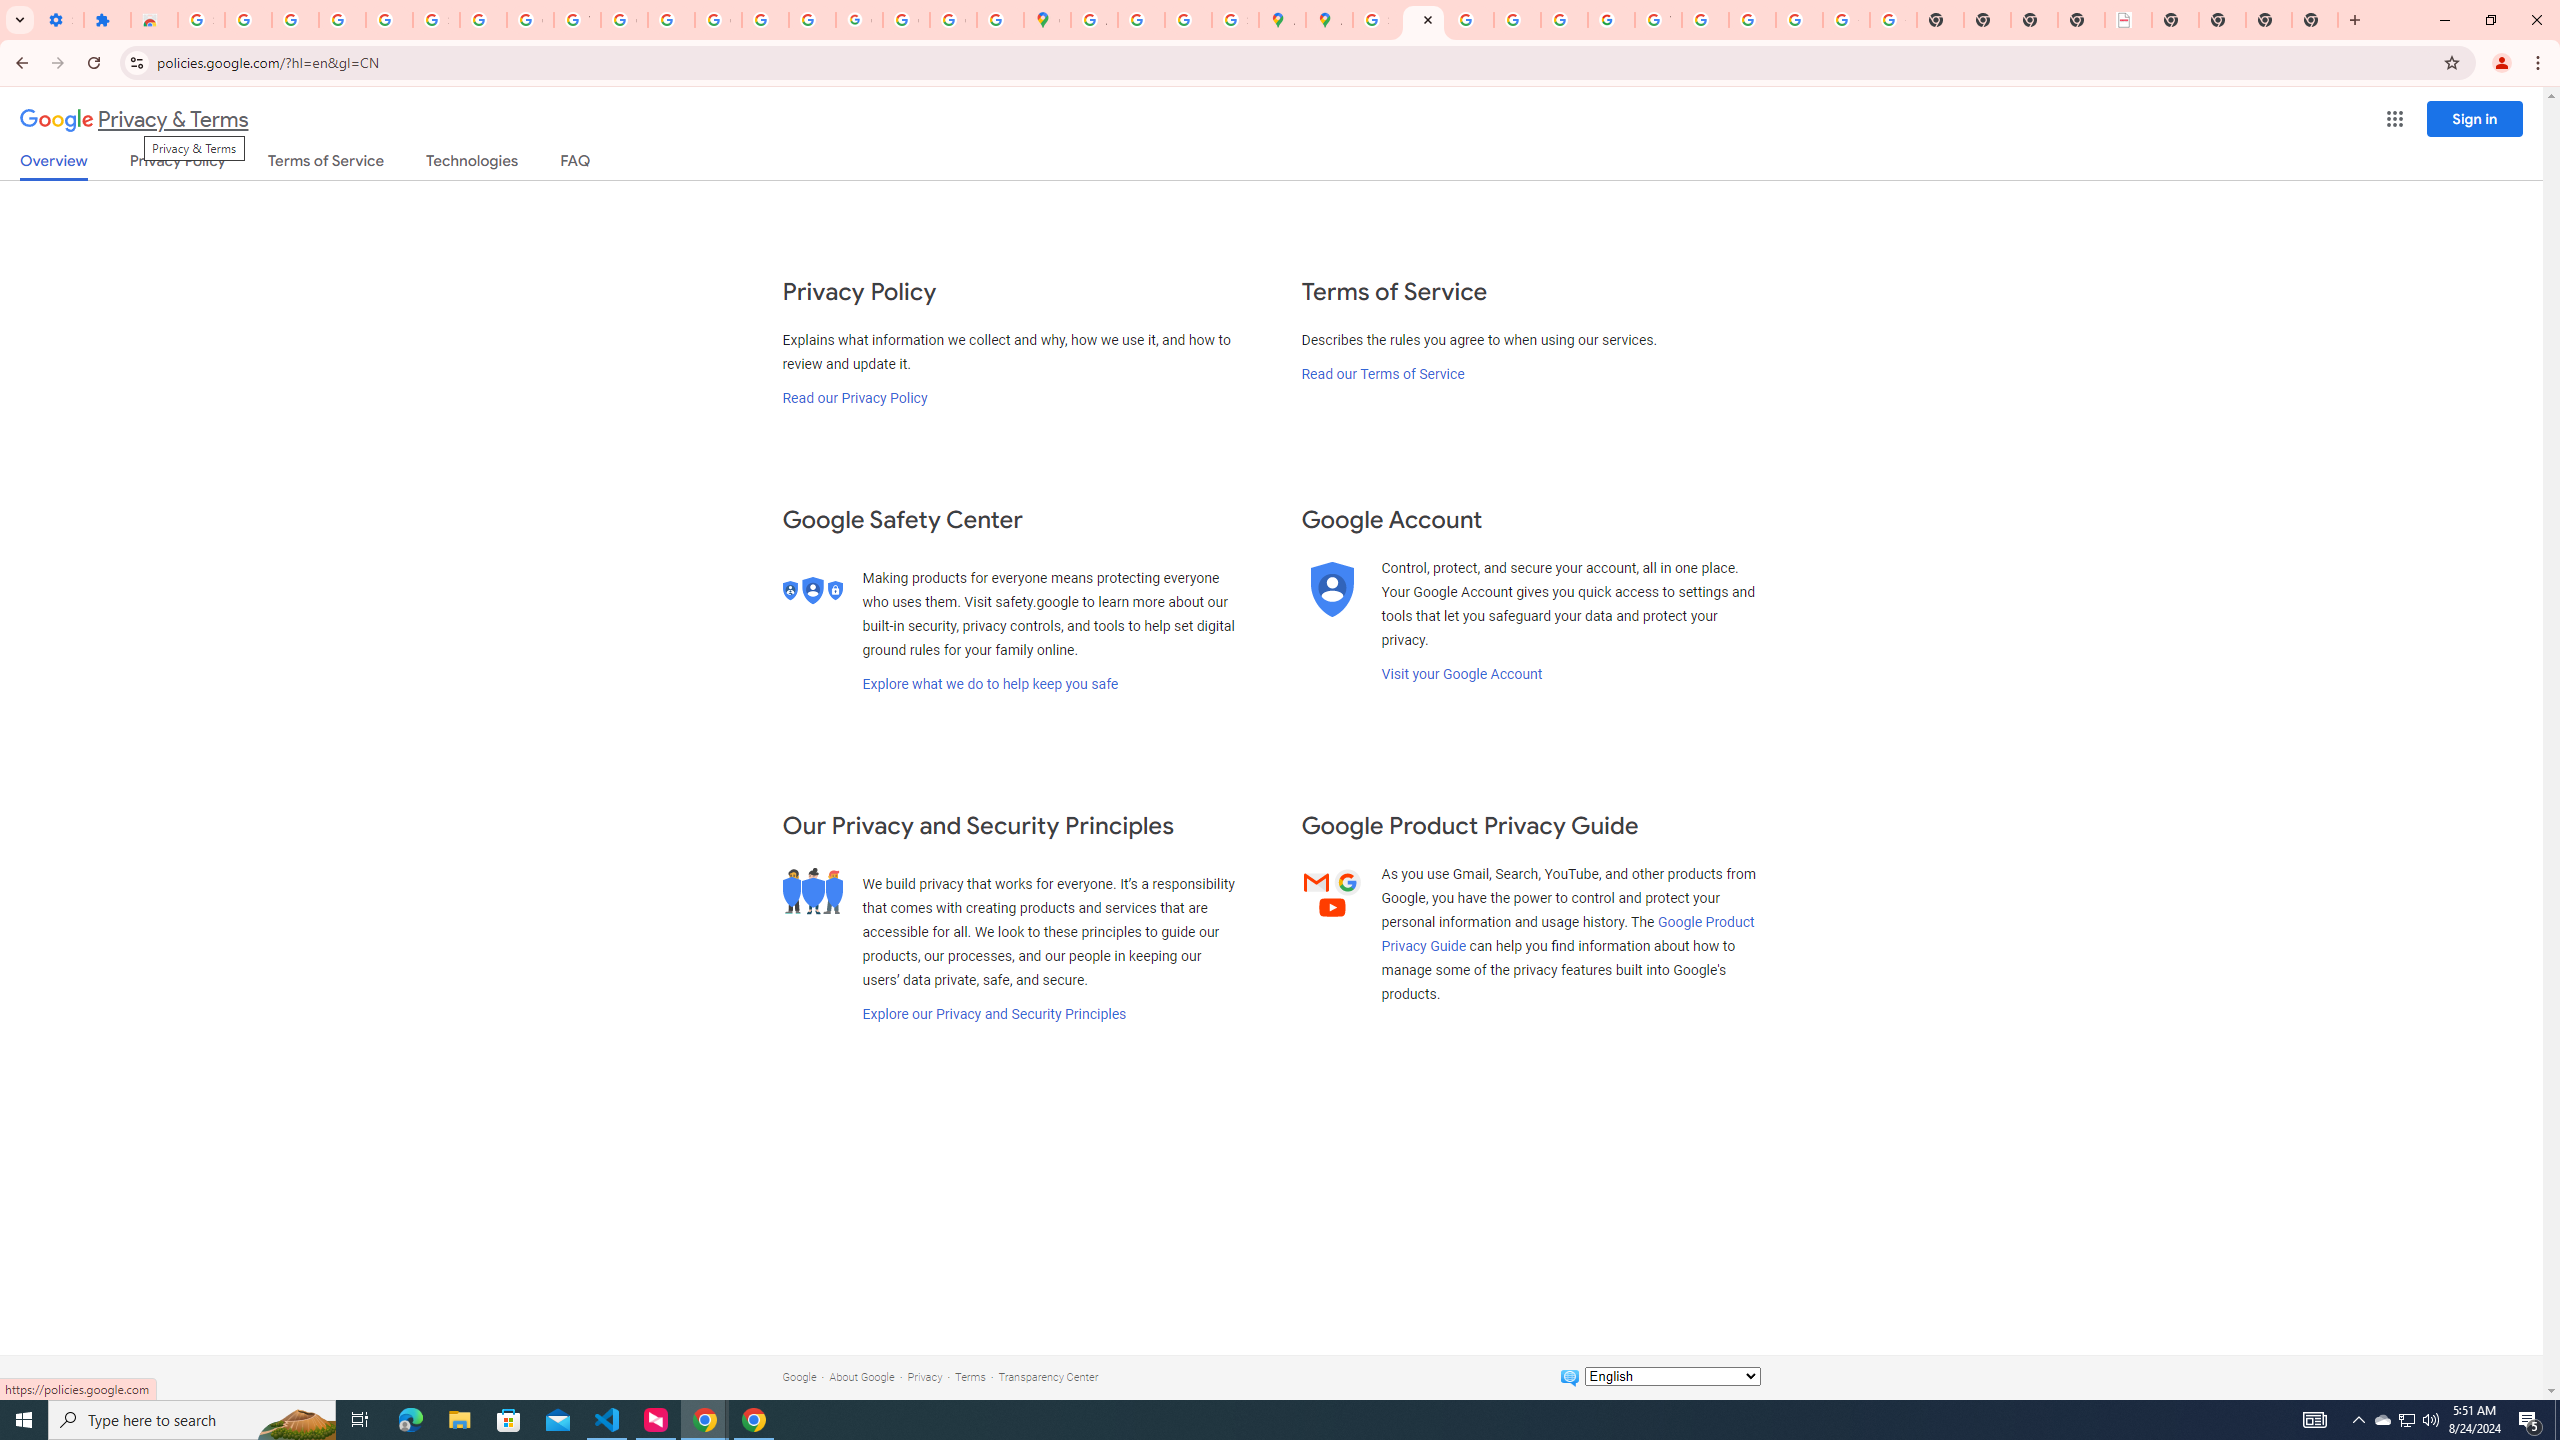  Describe the element at coordinates (60, 19) in the screenshot. I see `'Settings - On startup'` at that location.